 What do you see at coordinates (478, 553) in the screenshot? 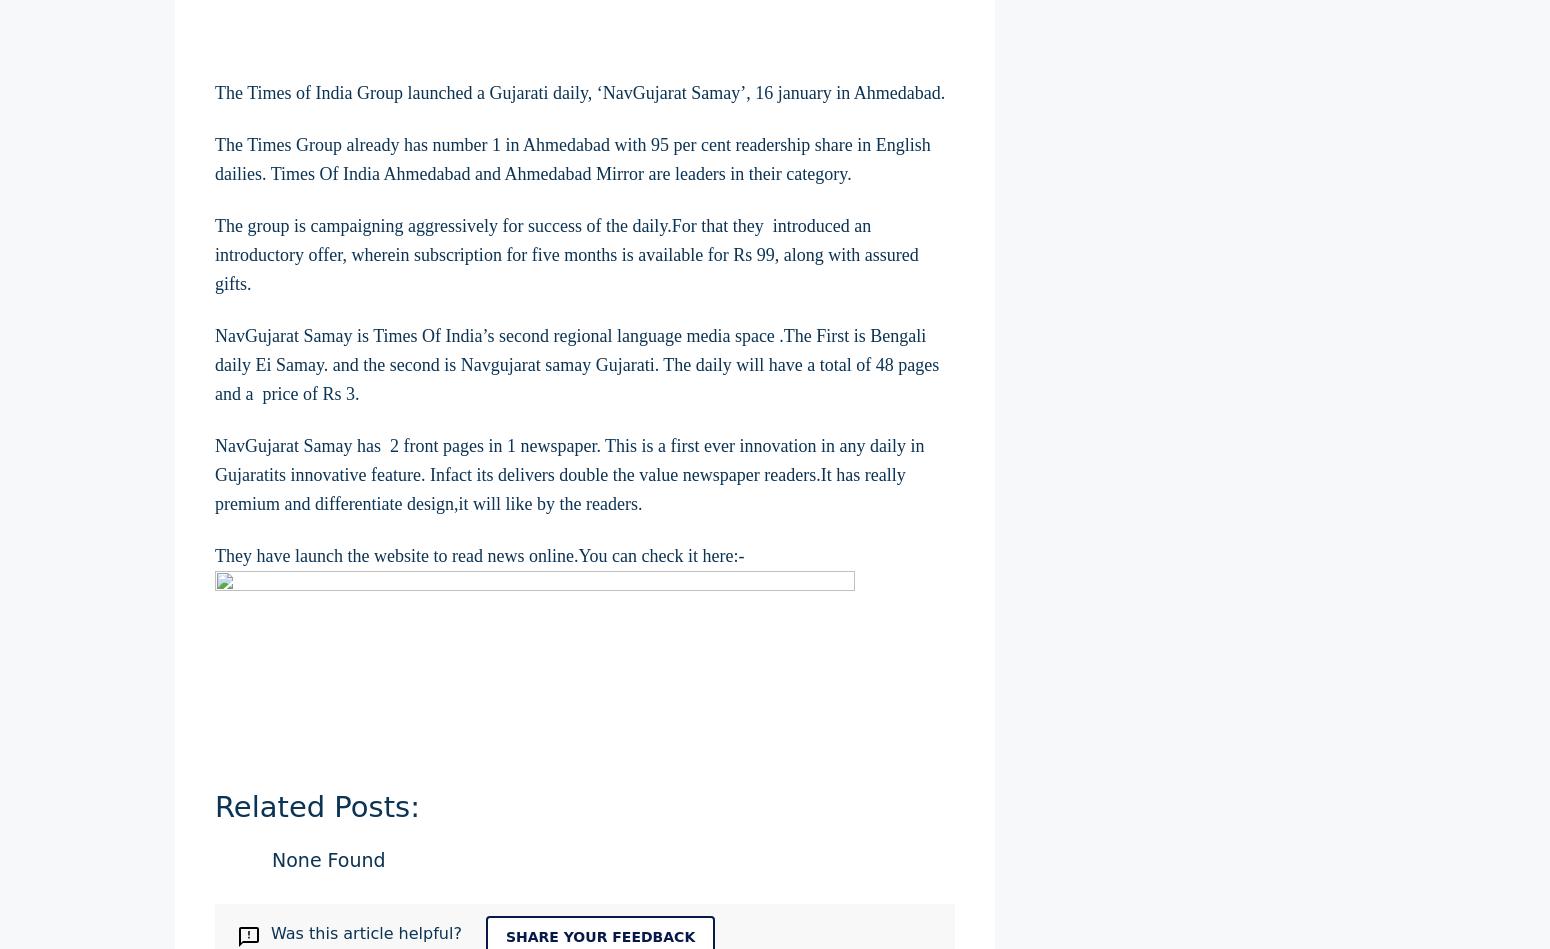
I see `'They have launch the website to read news online.You can check it here:-'` at bounding box center [478, 553].